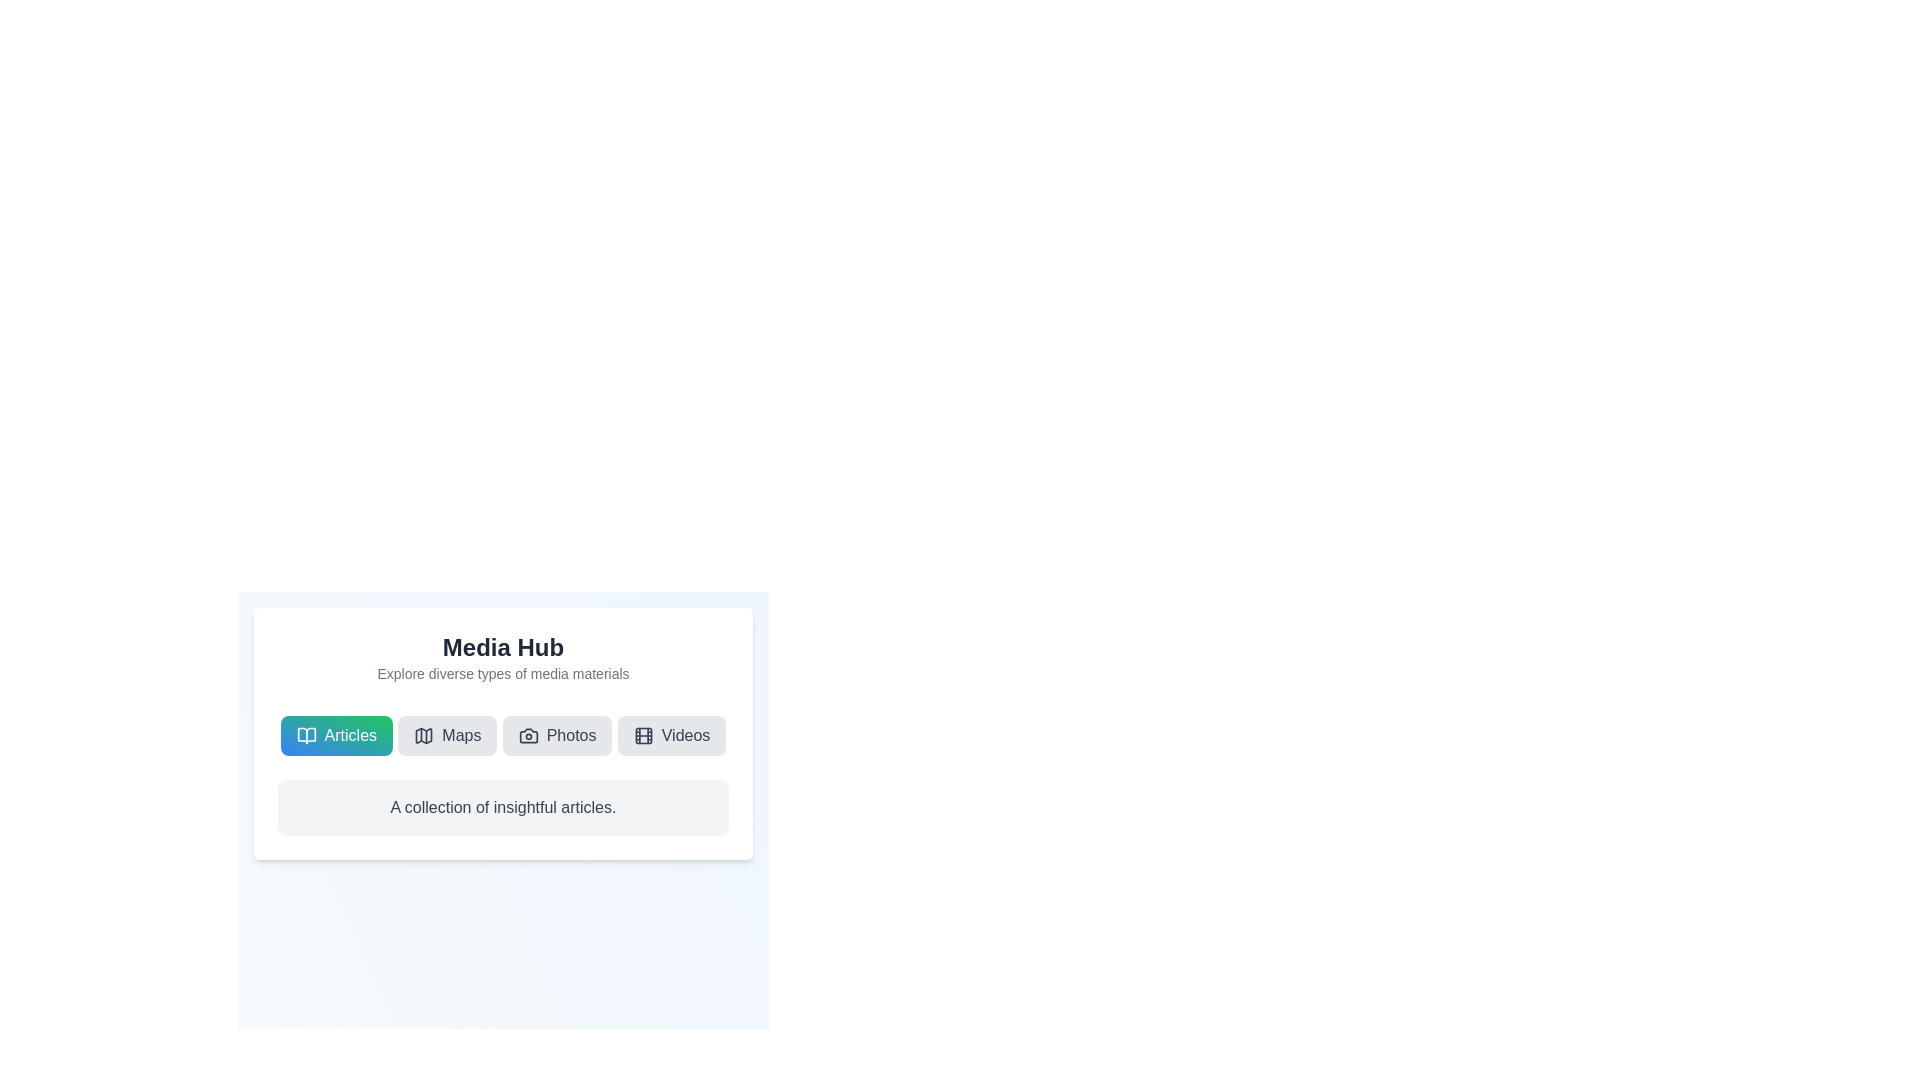 This screenshot has height=1080, width=1920. What do you see at coordinates (557, 736) in the screenshot?
I see `the 'Photos' button, which is a rectangular button with a camera icon and the text 'Photos' on its right, located centrally in the row of buttons under 'Media Hub'` at bounding box center [557, 736].